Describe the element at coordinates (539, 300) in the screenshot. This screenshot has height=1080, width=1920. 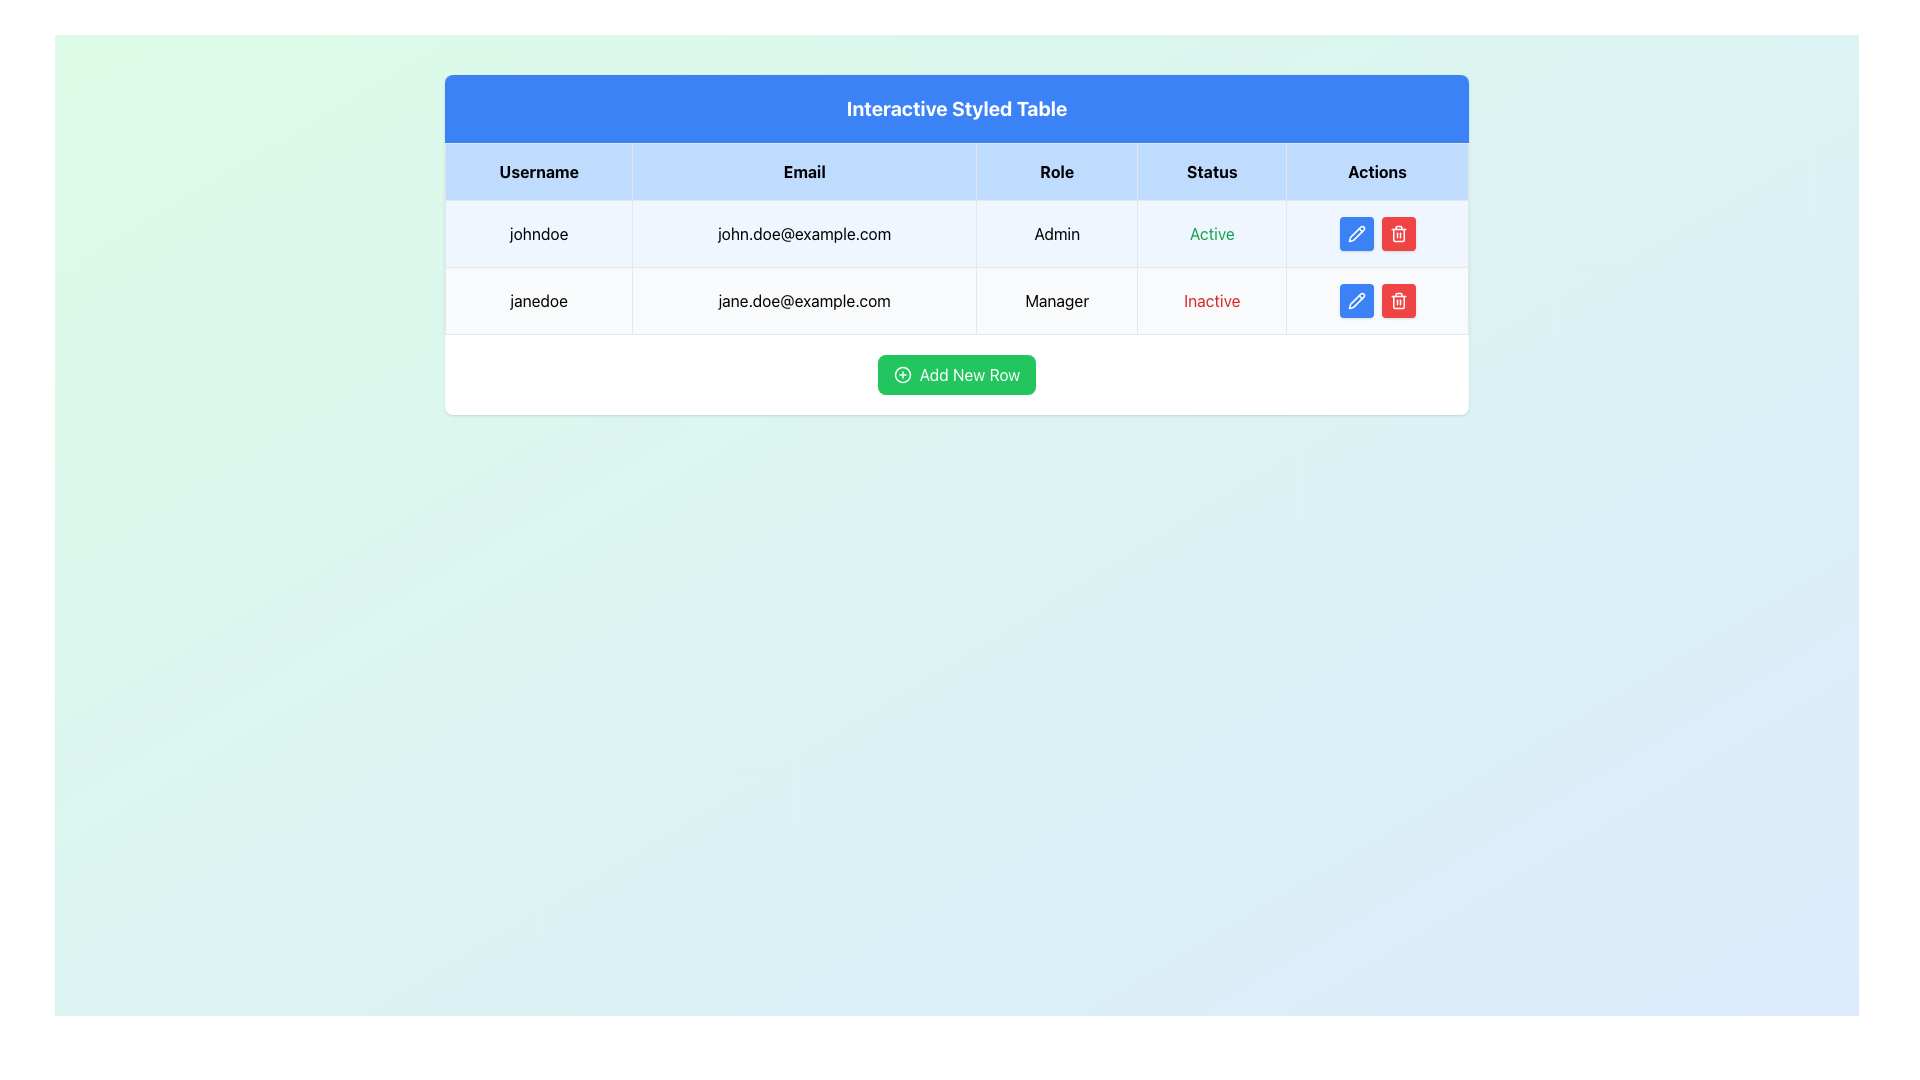
I see `the text label displaying 'janedoe' in the second row, first column of the table` at that location.